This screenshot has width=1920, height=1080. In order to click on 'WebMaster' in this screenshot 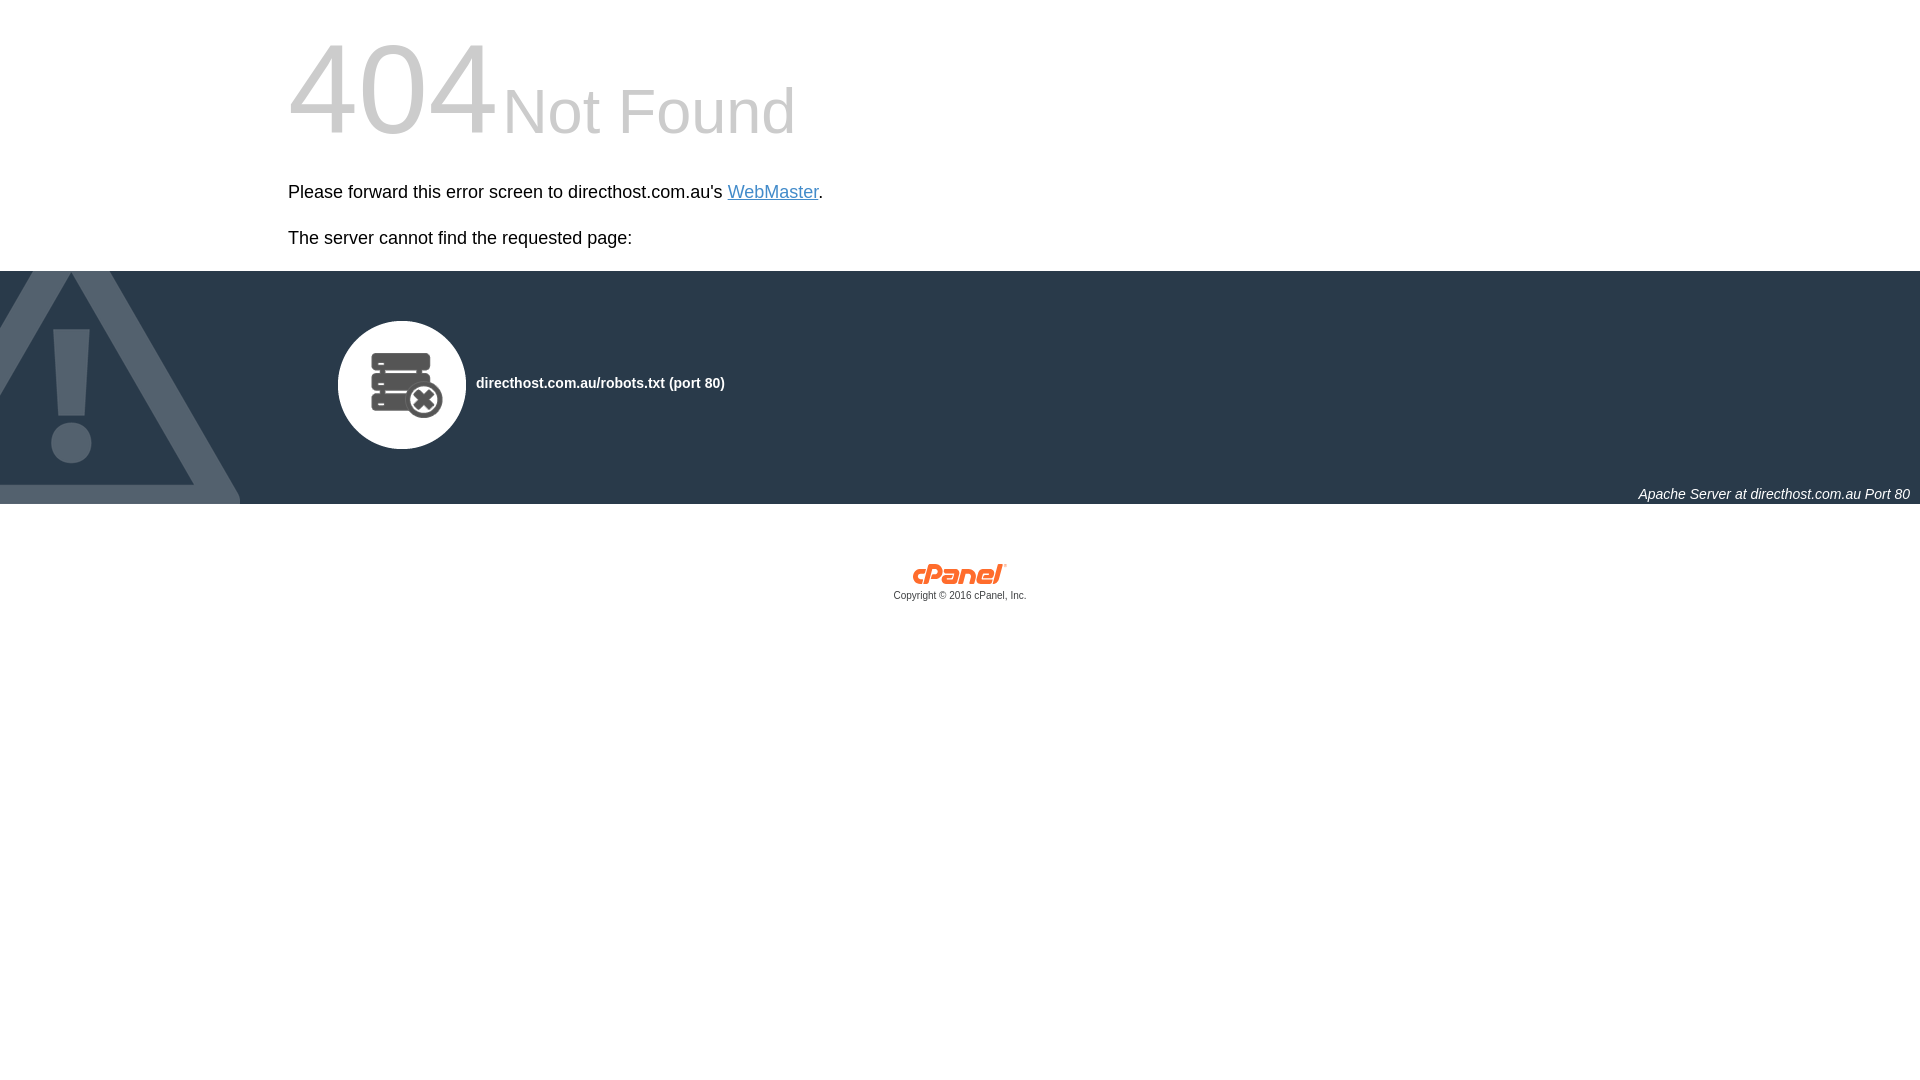, I will do `click(772, 192)`.